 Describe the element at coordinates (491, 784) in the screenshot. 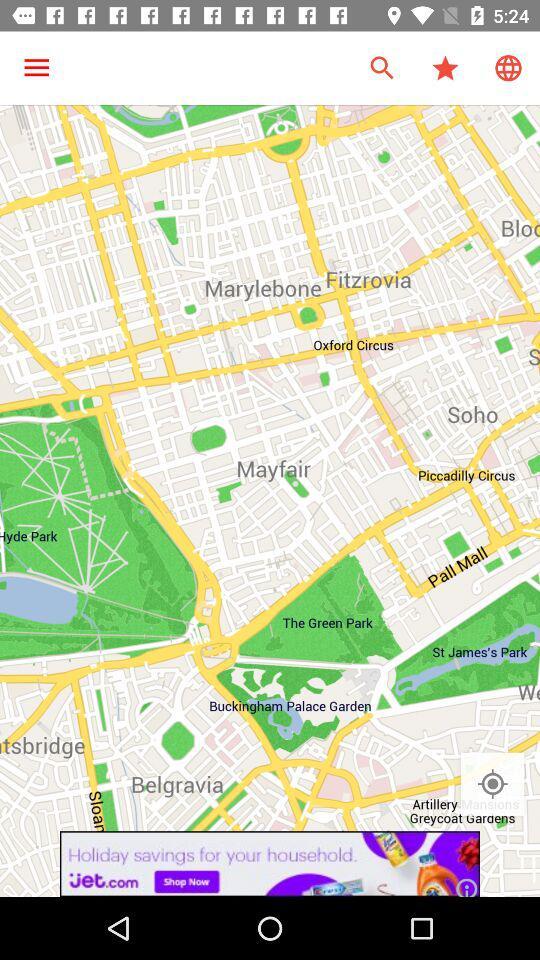

I see `show gps location` at that location.